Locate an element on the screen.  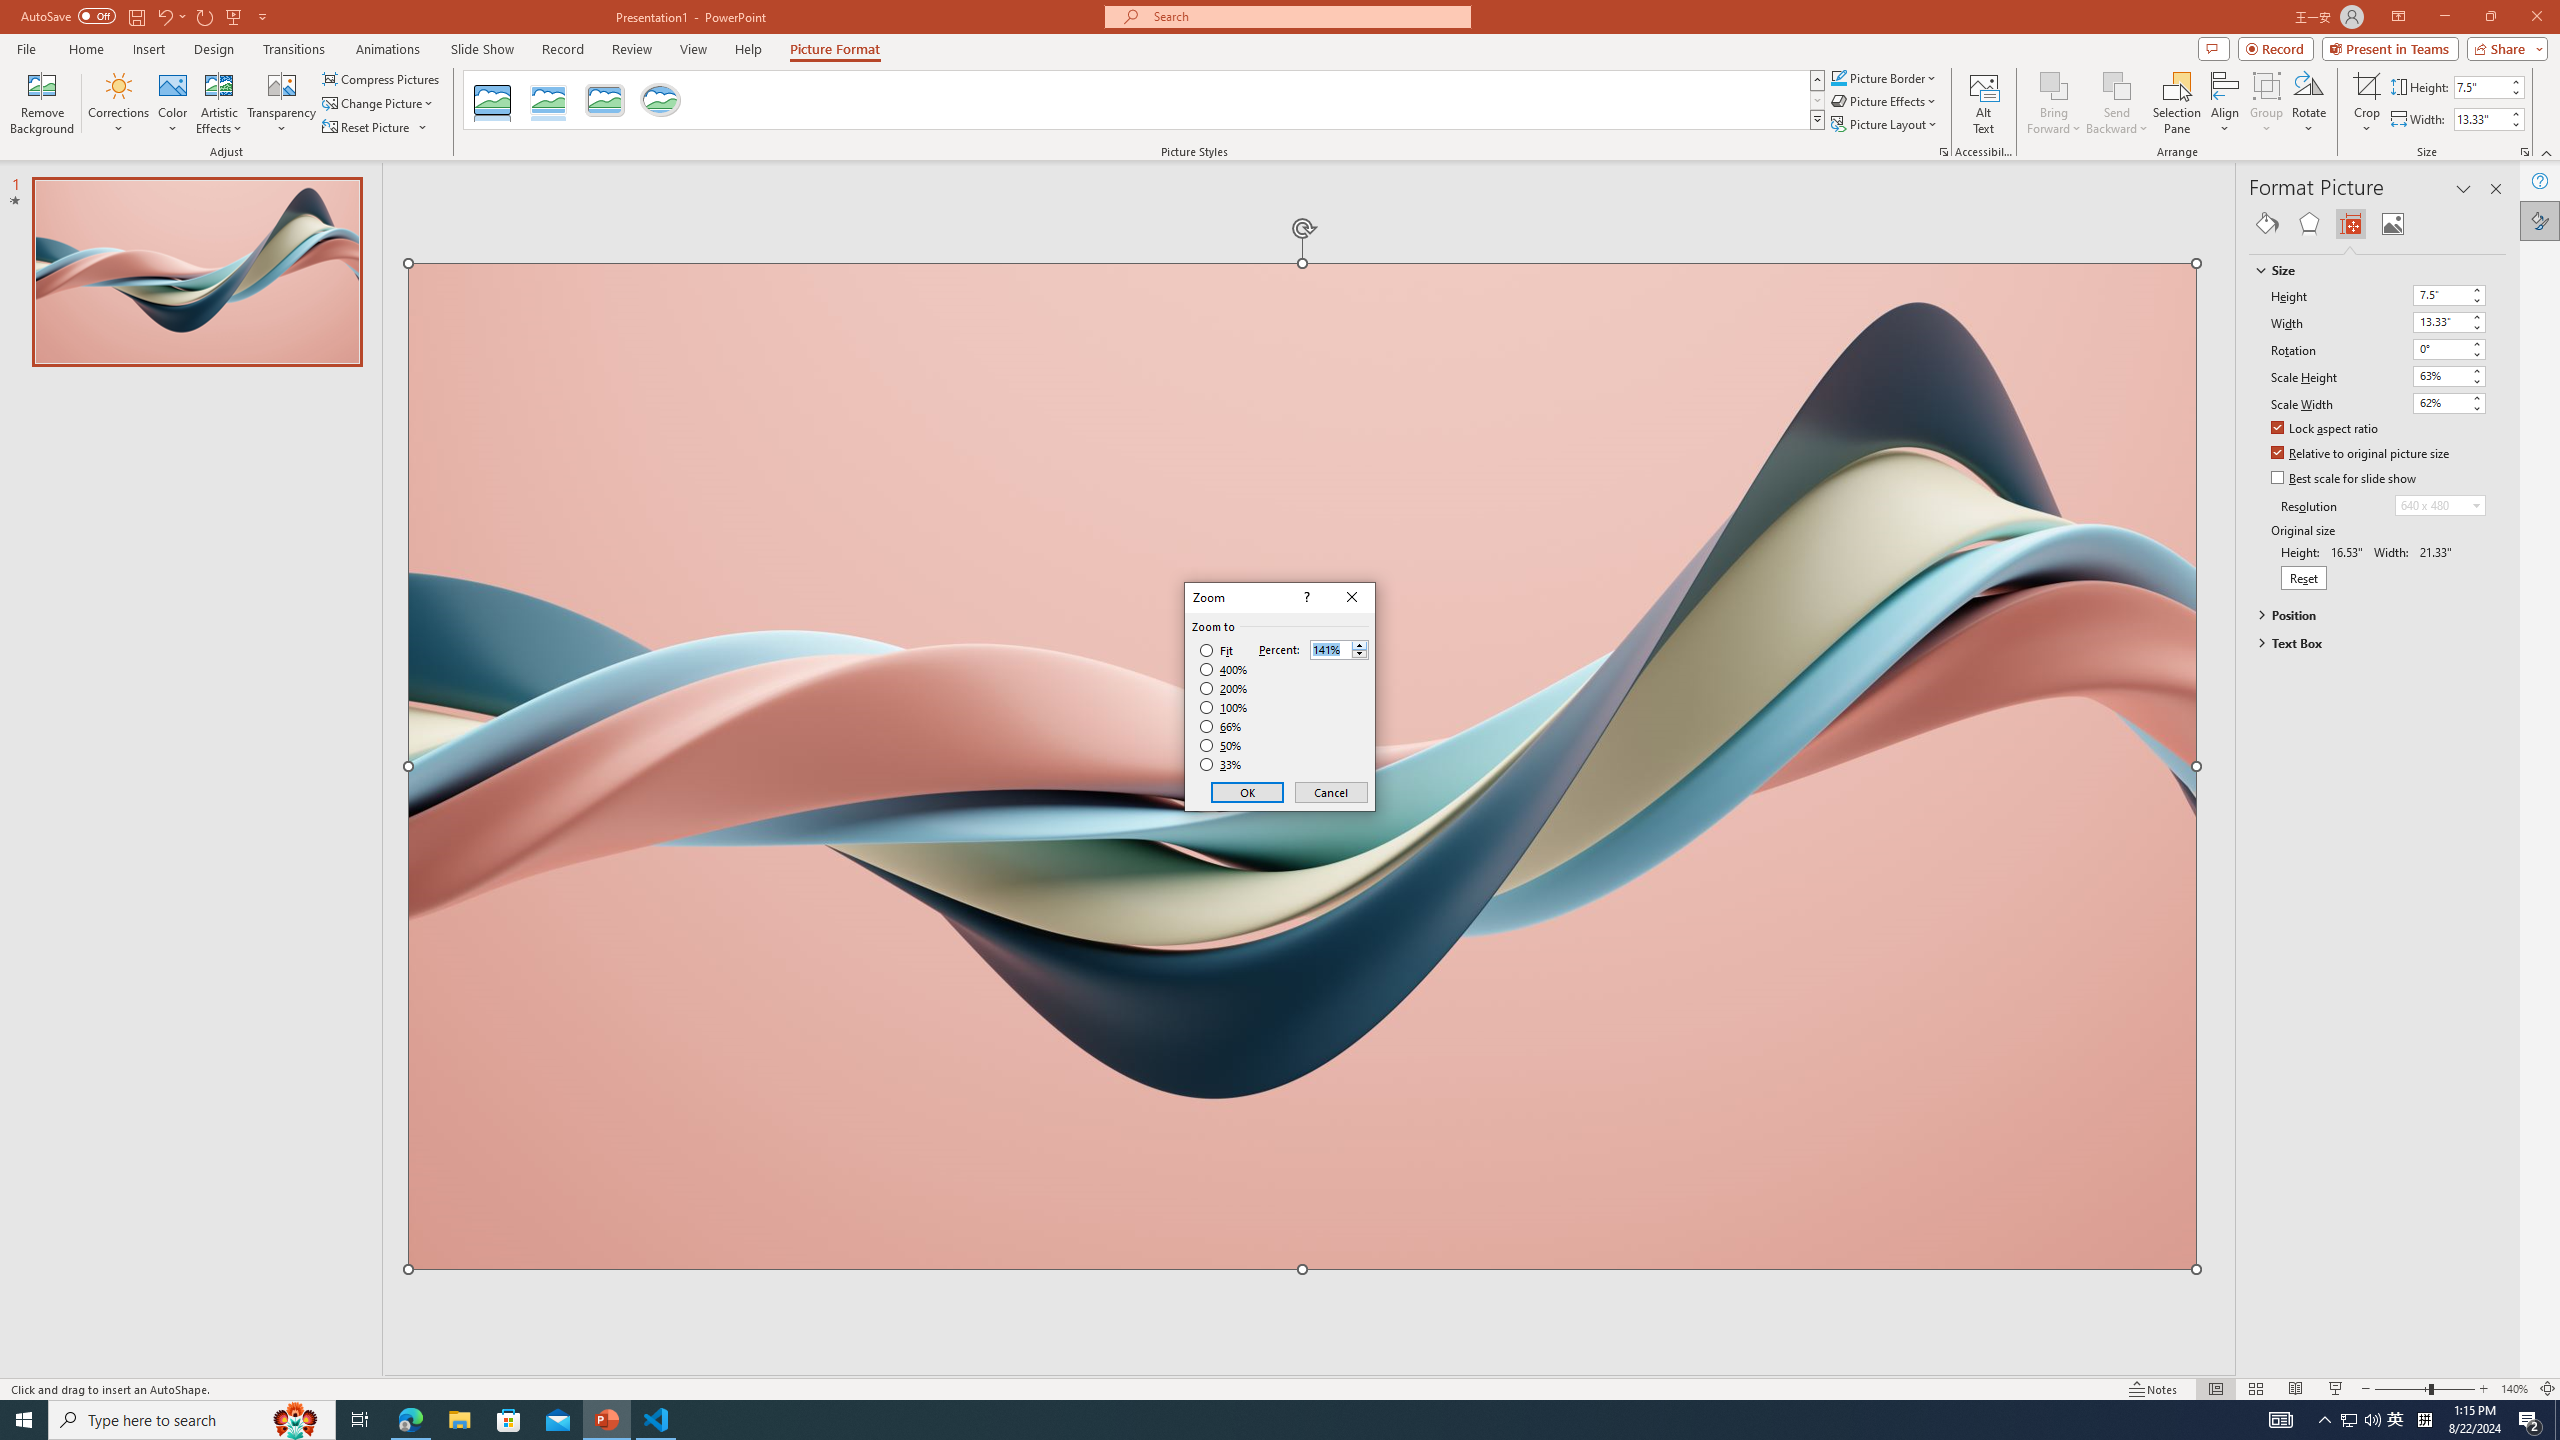
'Align' is located at coordinates (2223, 103).